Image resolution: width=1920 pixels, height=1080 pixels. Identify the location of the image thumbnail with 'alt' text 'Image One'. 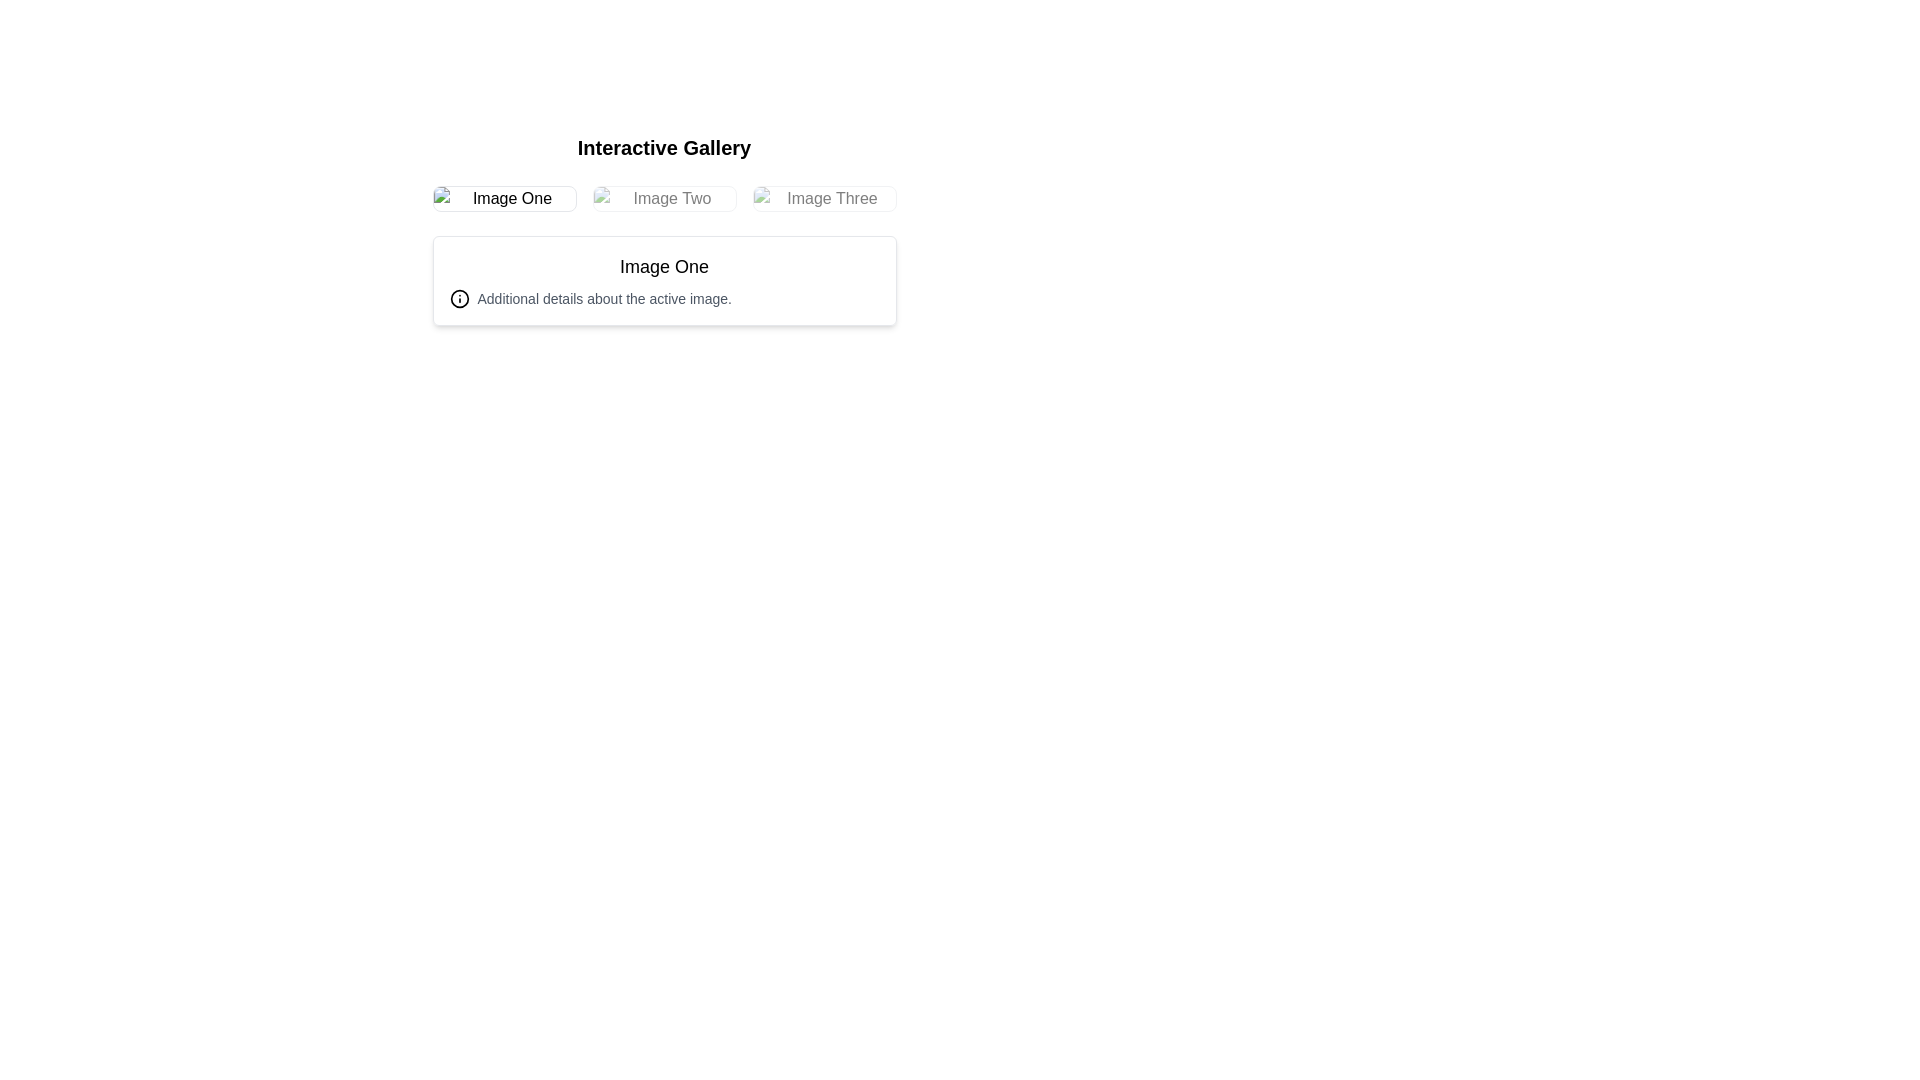
(504, 199).